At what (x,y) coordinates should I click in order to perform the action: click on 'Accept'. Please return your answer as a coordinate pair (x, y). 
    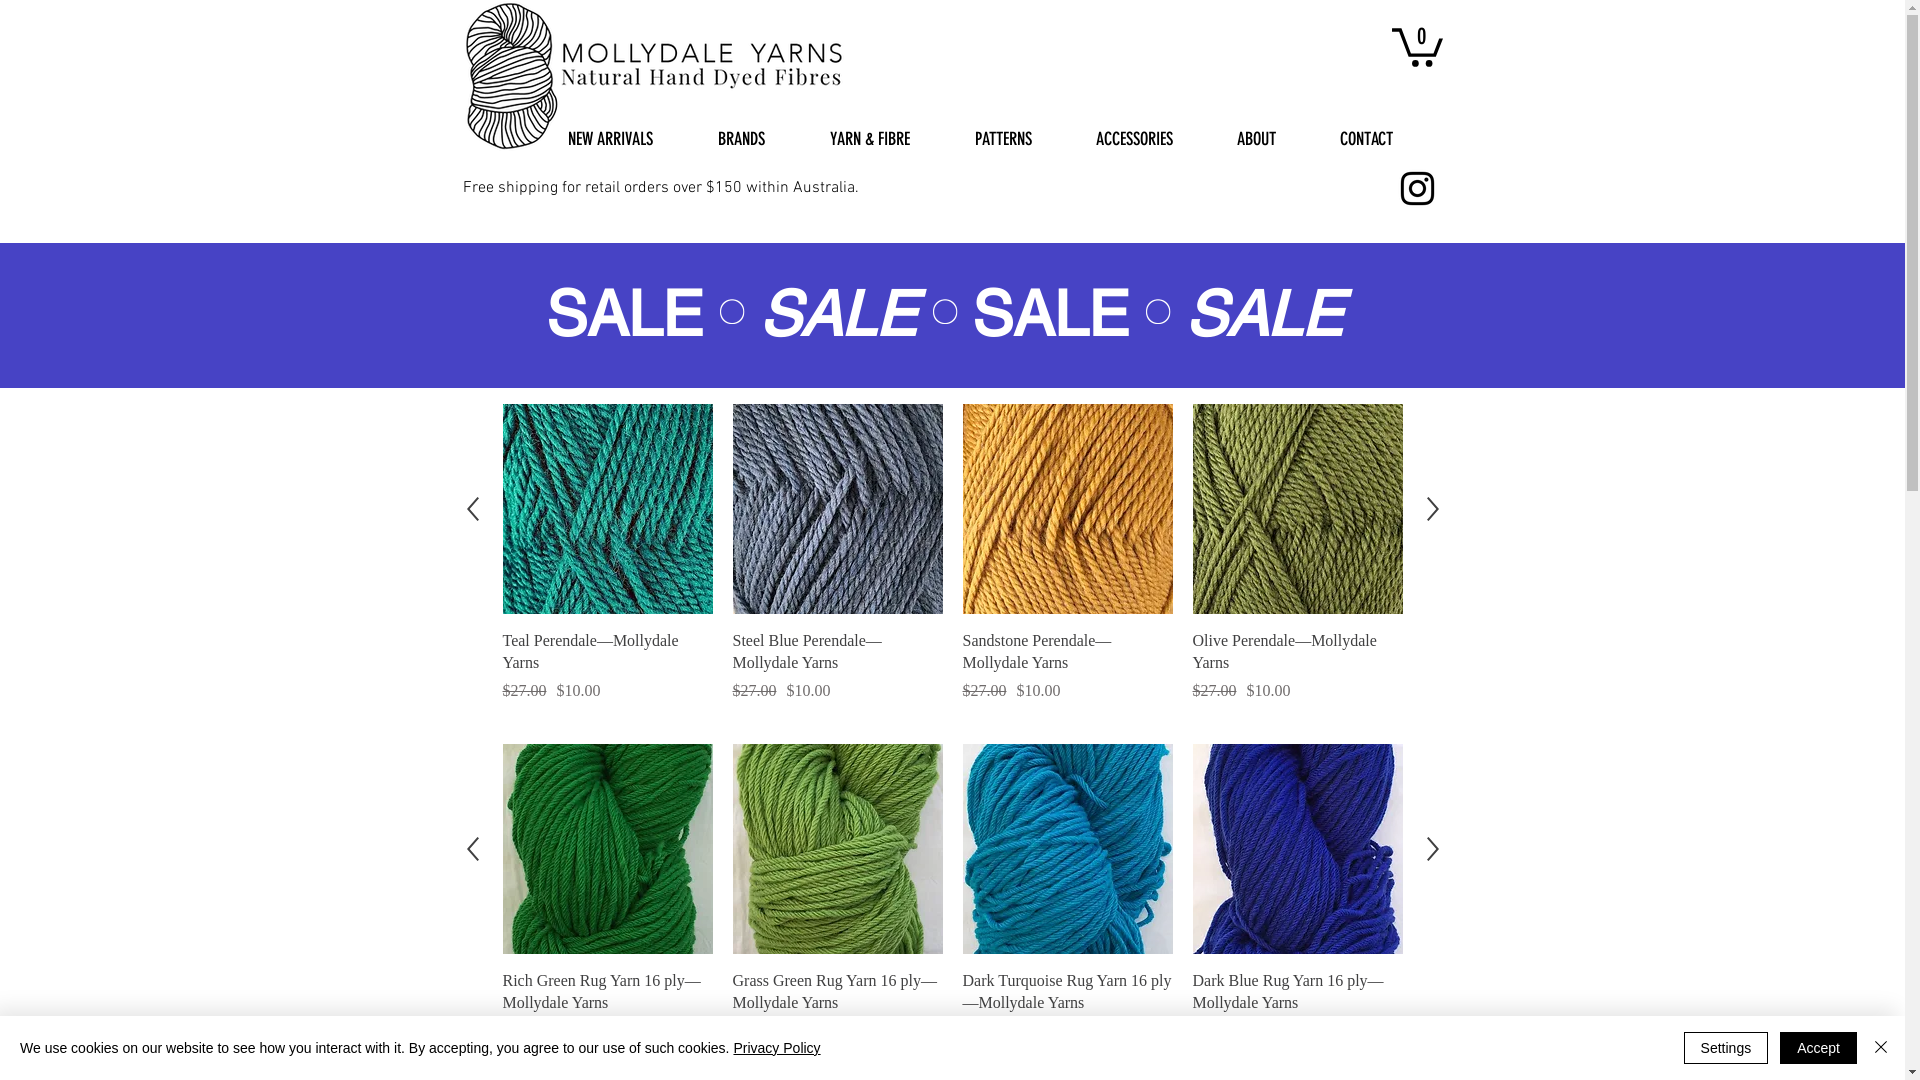
    Looking at the image, I should click on (1818, 1047).